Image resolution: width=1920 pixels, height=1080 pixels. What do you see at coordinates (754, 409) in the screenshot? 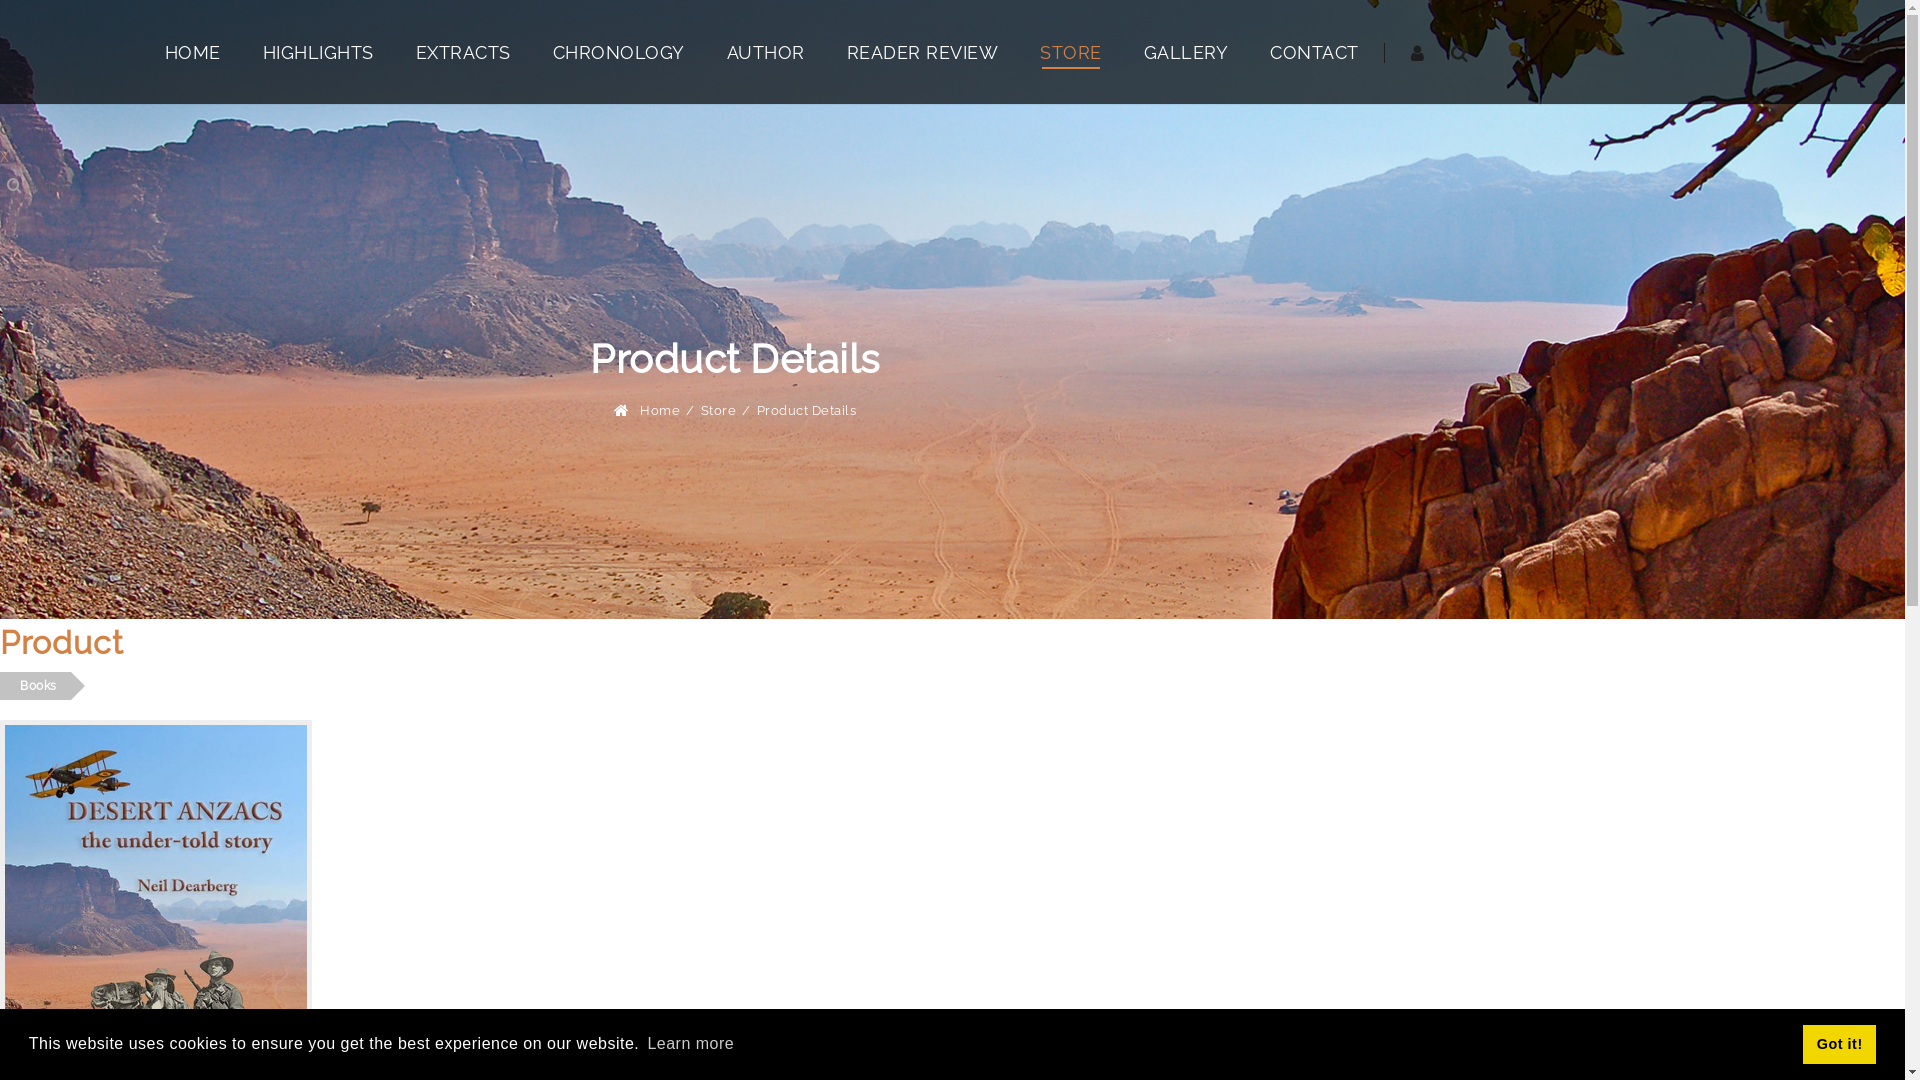
I see `'Product Details'` at bounding box center [754, 409].